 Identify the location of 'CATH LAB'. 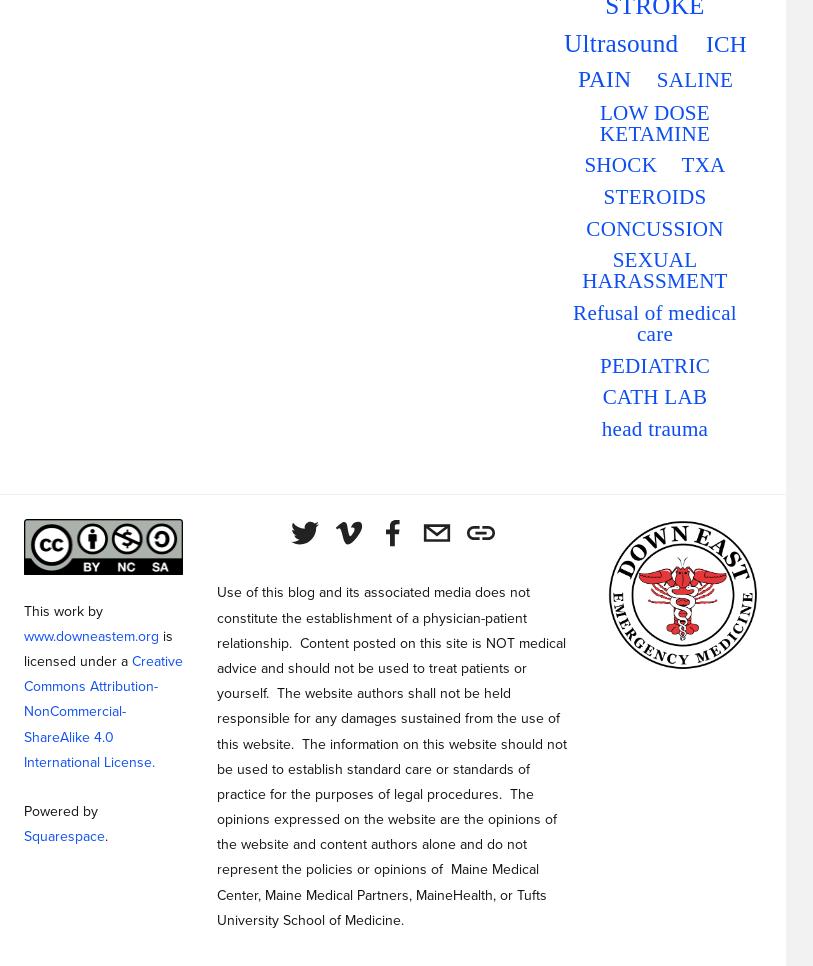
(602, 397).